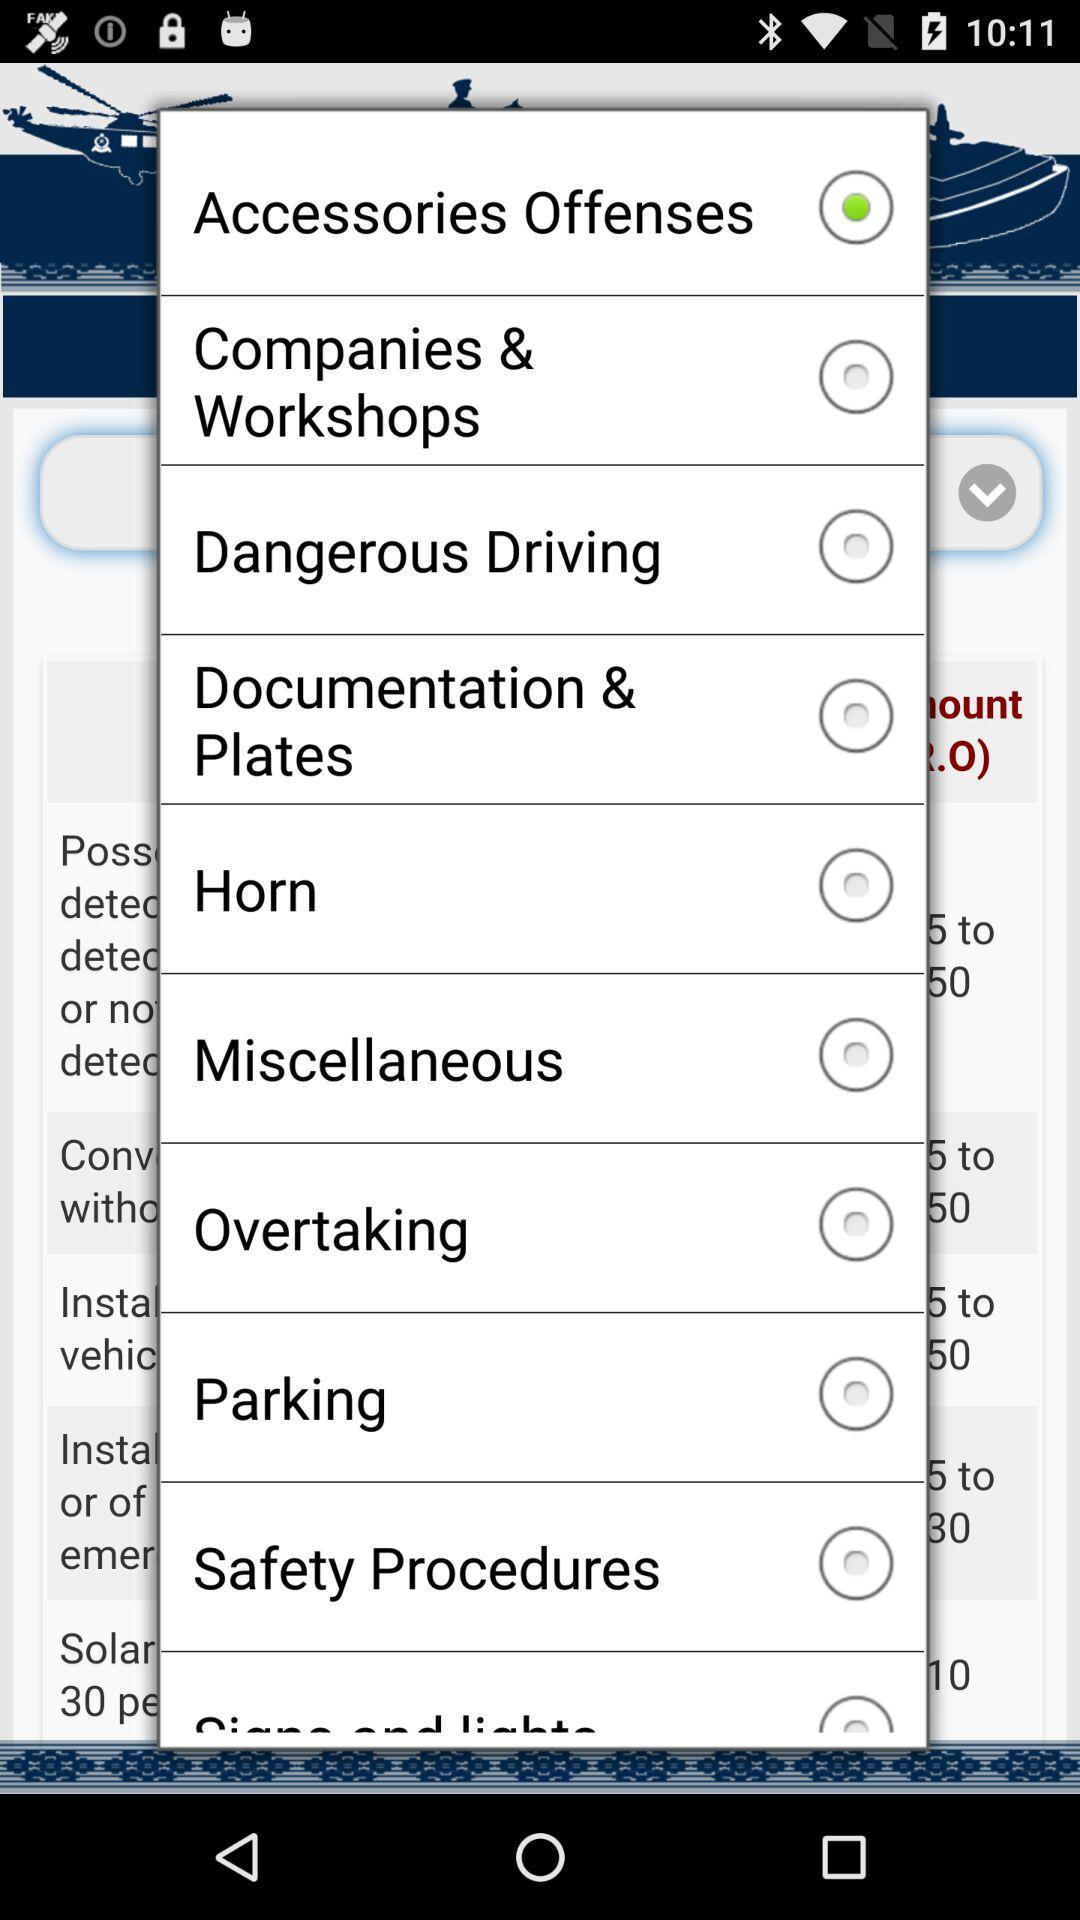  What do you see at coordinates (542, 1396) in the screenshot?
I see `the icon below the overtaking` at bounding box center [542, 1396].